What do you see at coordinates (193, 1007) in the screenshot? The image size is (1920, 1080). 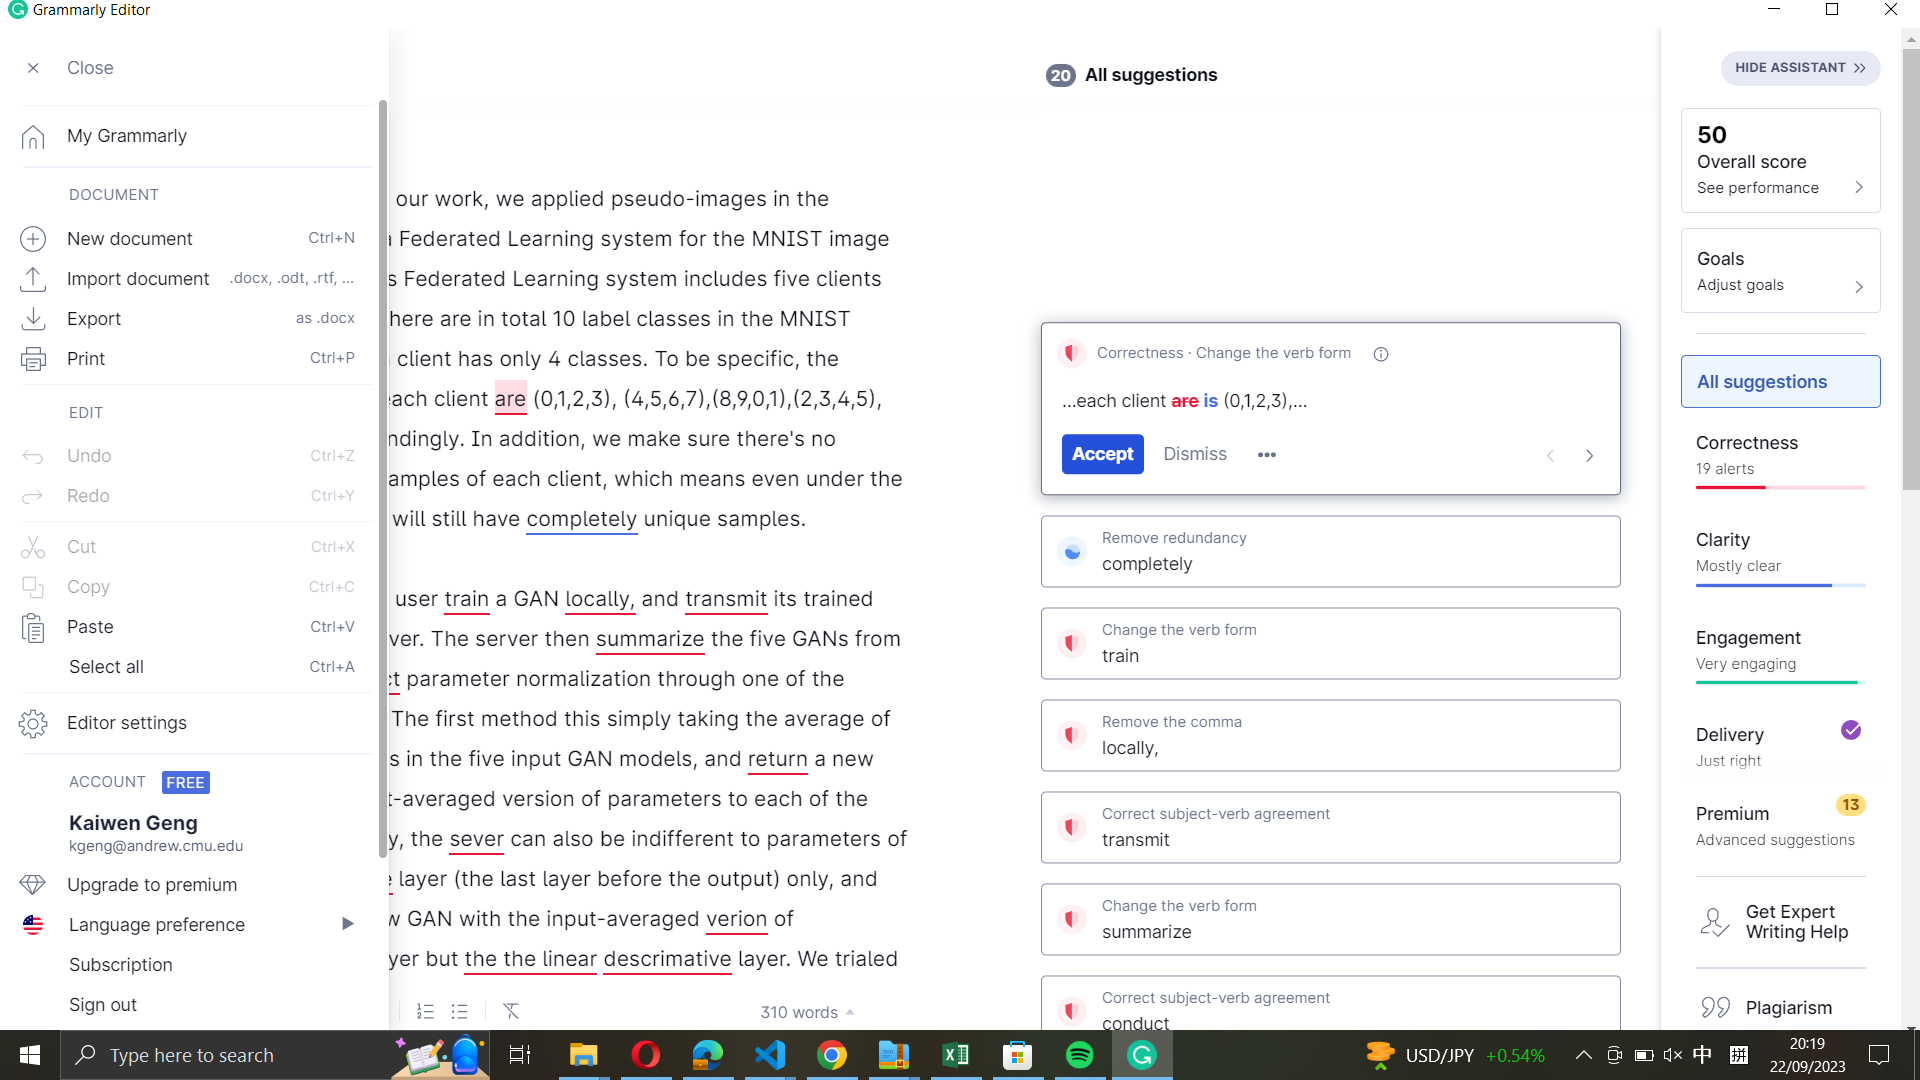 I see `Terminate the session in the editor` at bounding box center [193, 1007].